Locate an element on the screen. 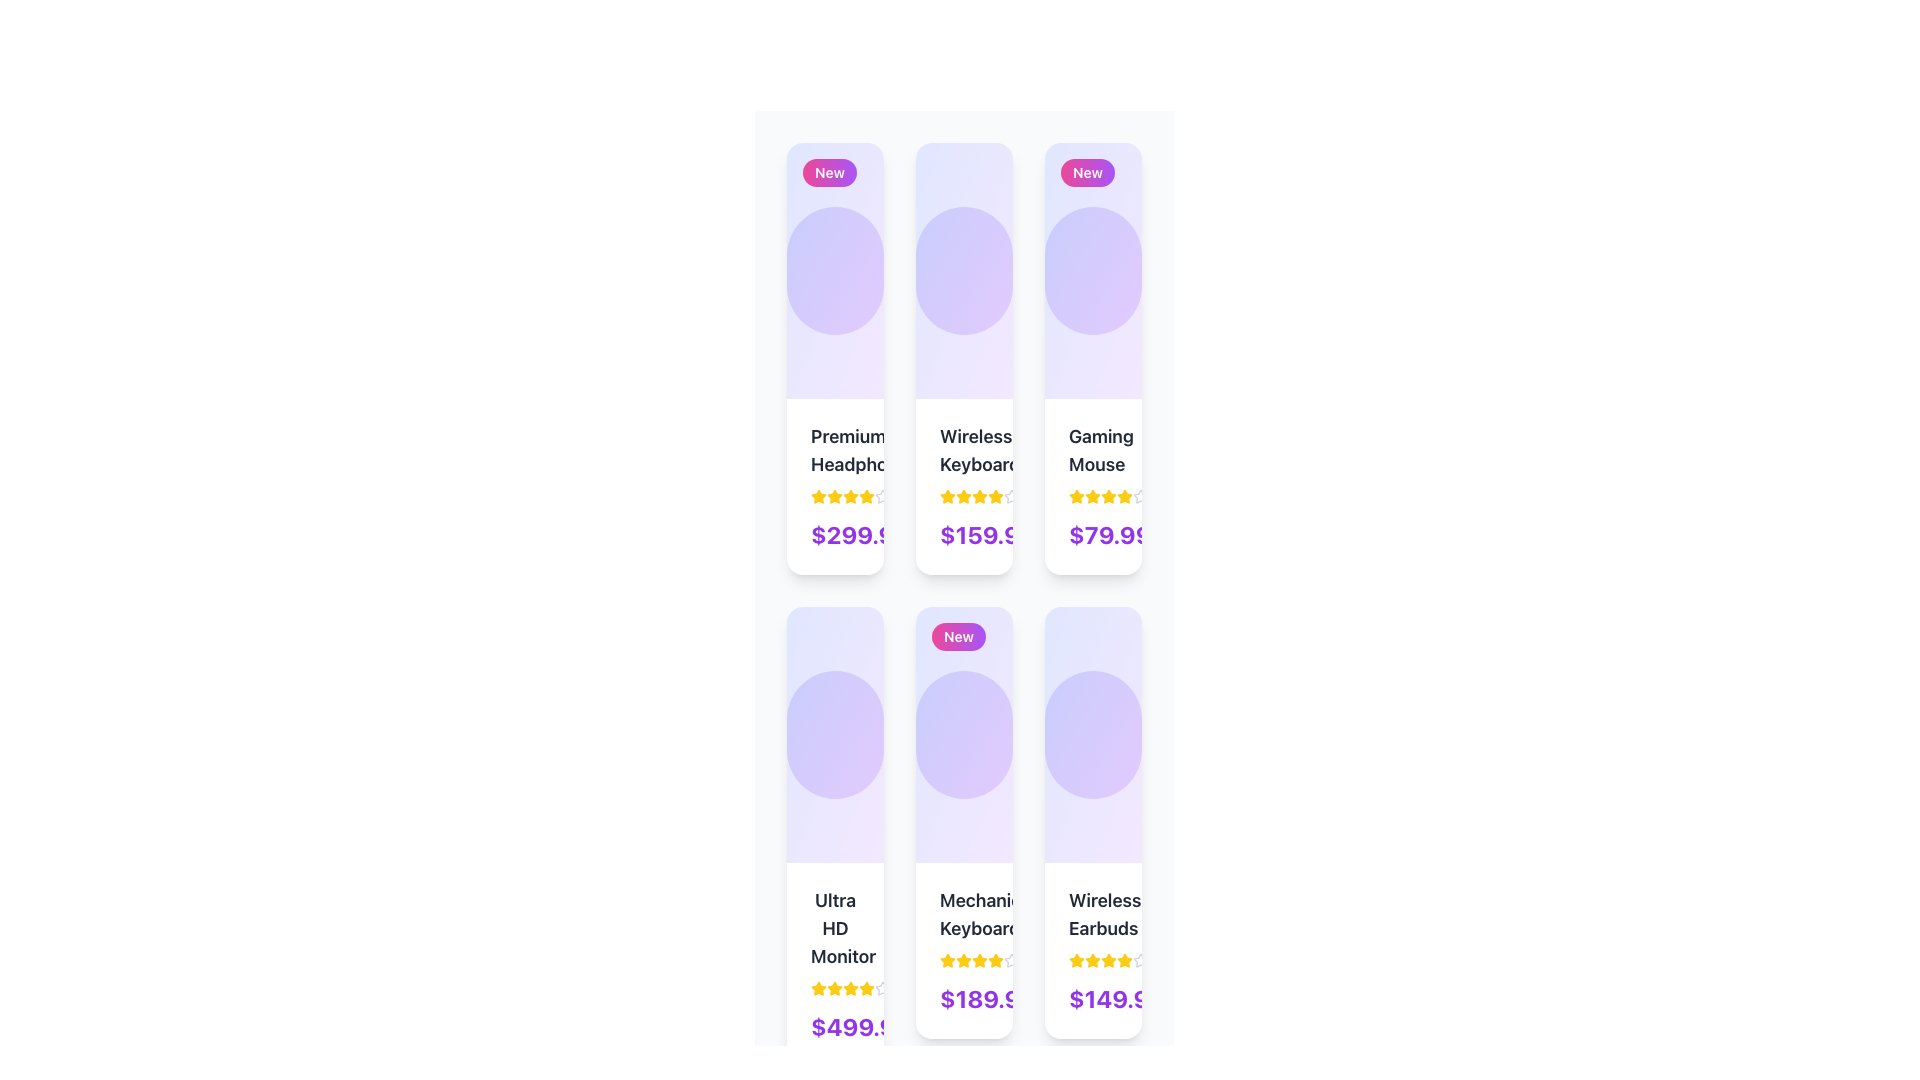  the third yellow star icon in the rating component for the 'Wireless Earbuds' product card is located at coordinates (1092, 959).